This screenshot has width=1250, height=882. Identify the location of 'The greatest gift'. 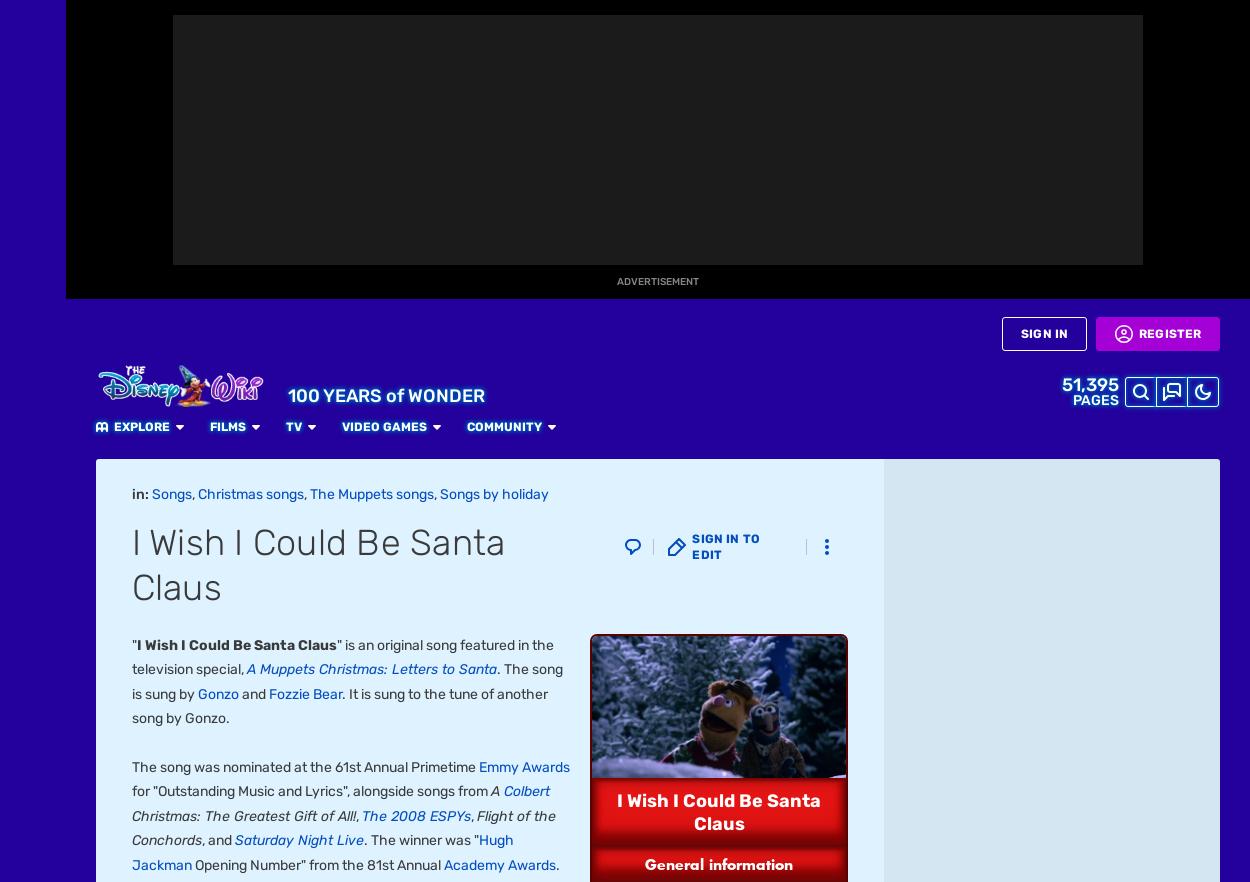
(131, 102).